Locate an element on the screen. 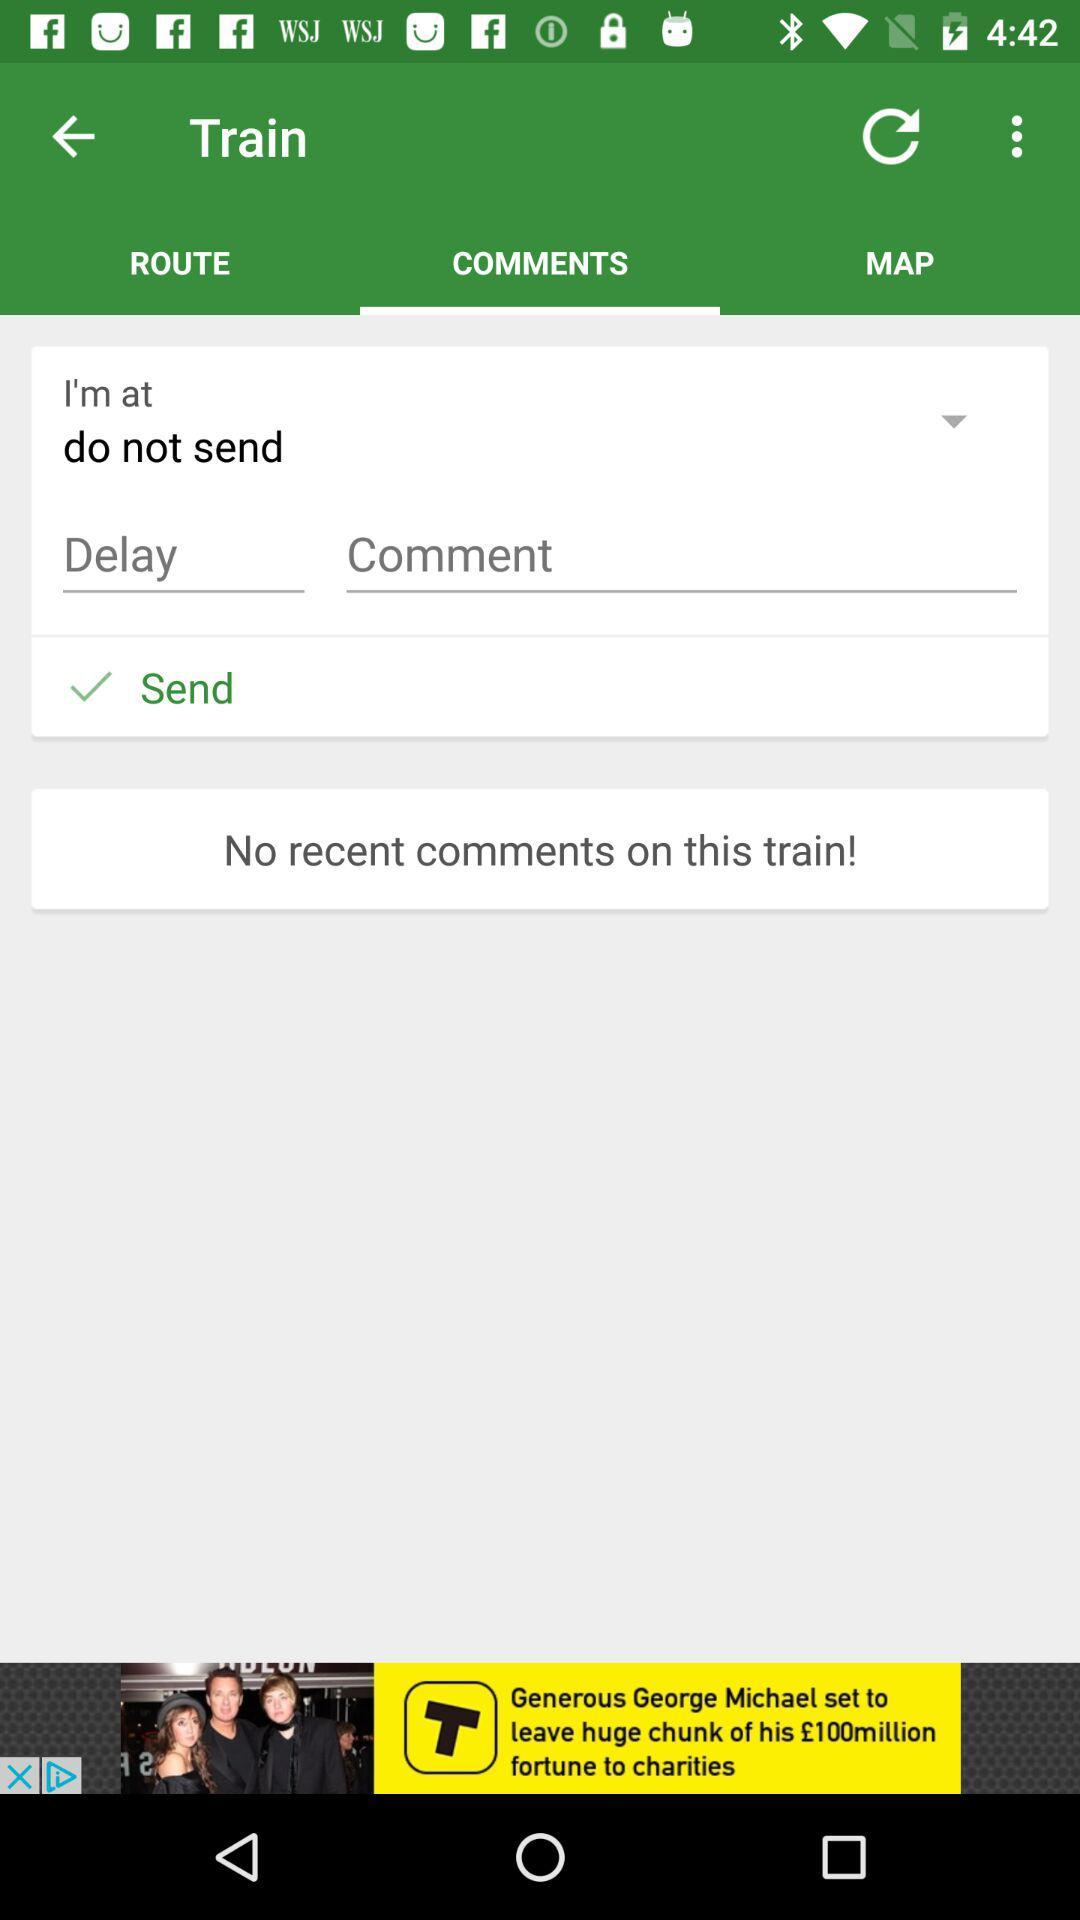  the text box which says delay is located at coordinates (184, 554).